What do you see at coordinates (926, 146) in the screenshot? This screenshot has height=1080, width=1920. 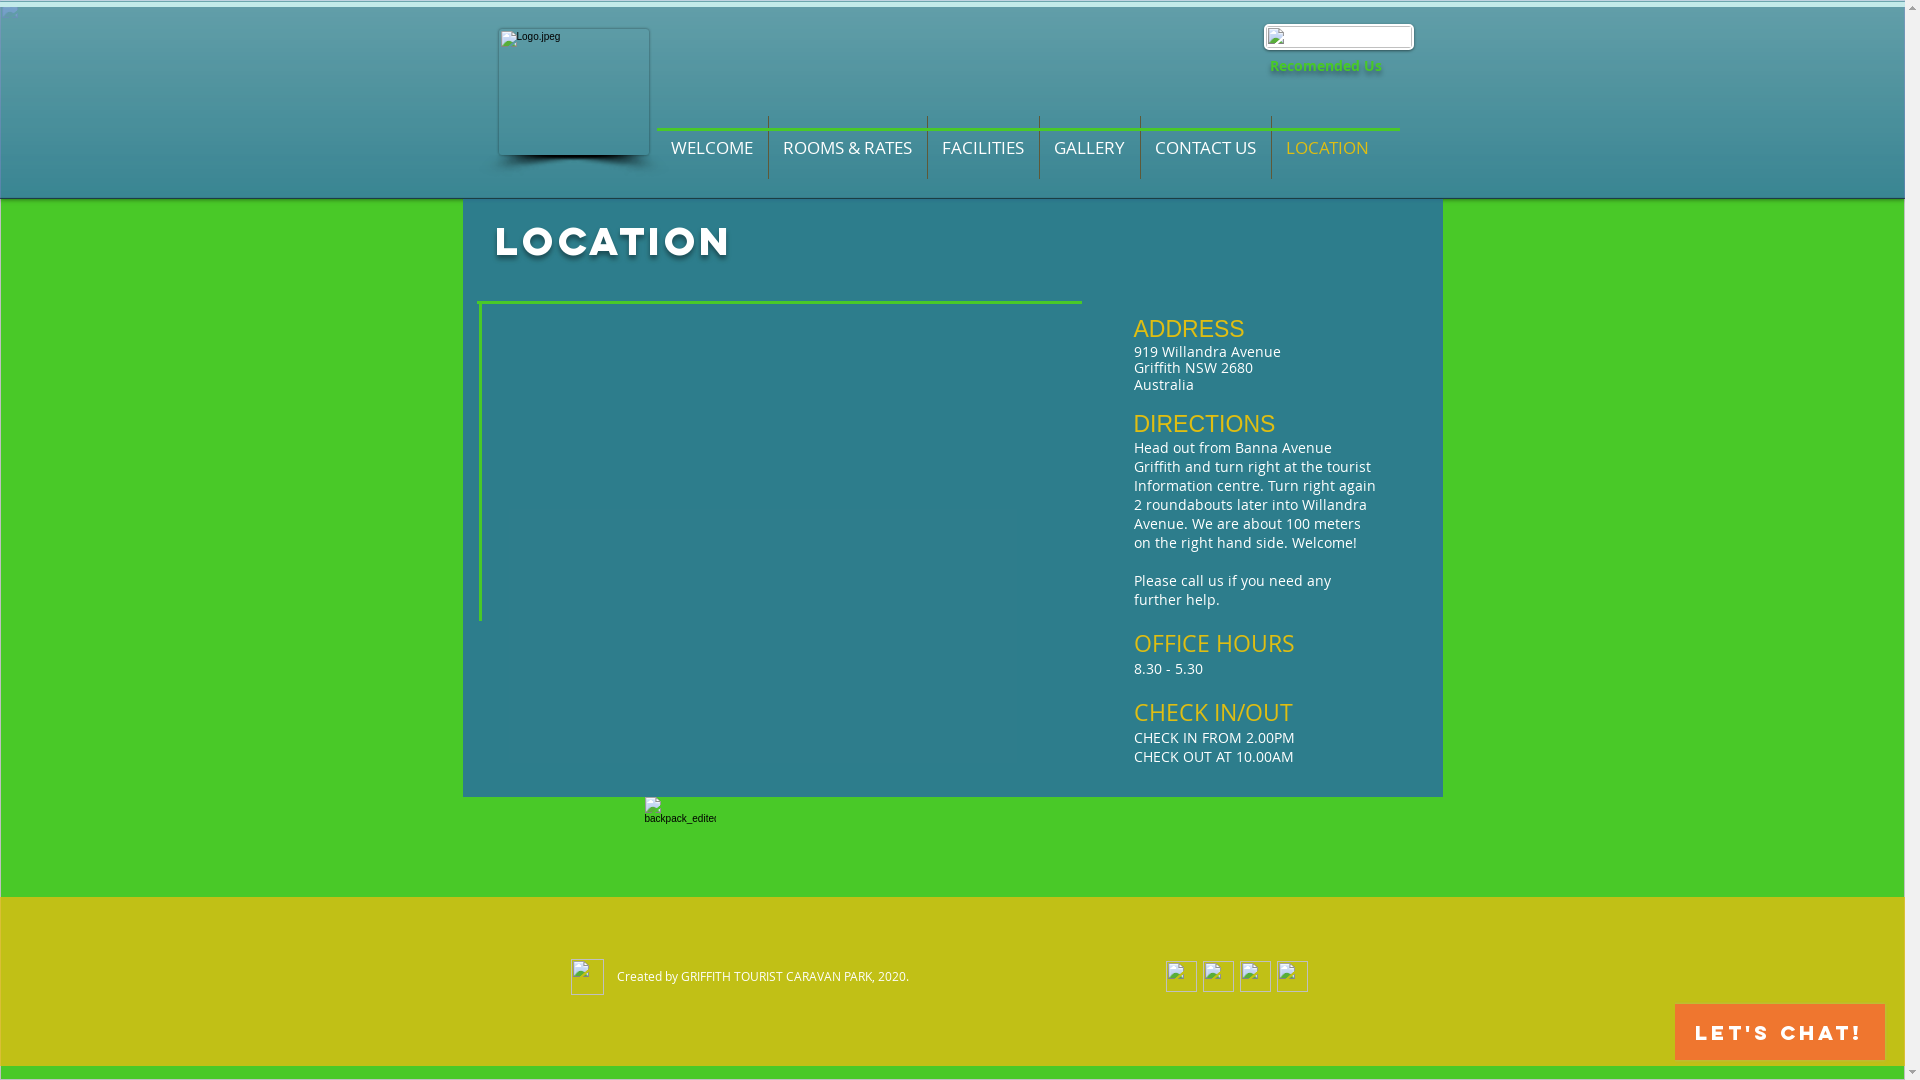 I see `'FACILITIES'` at bounding box center [926, 146].